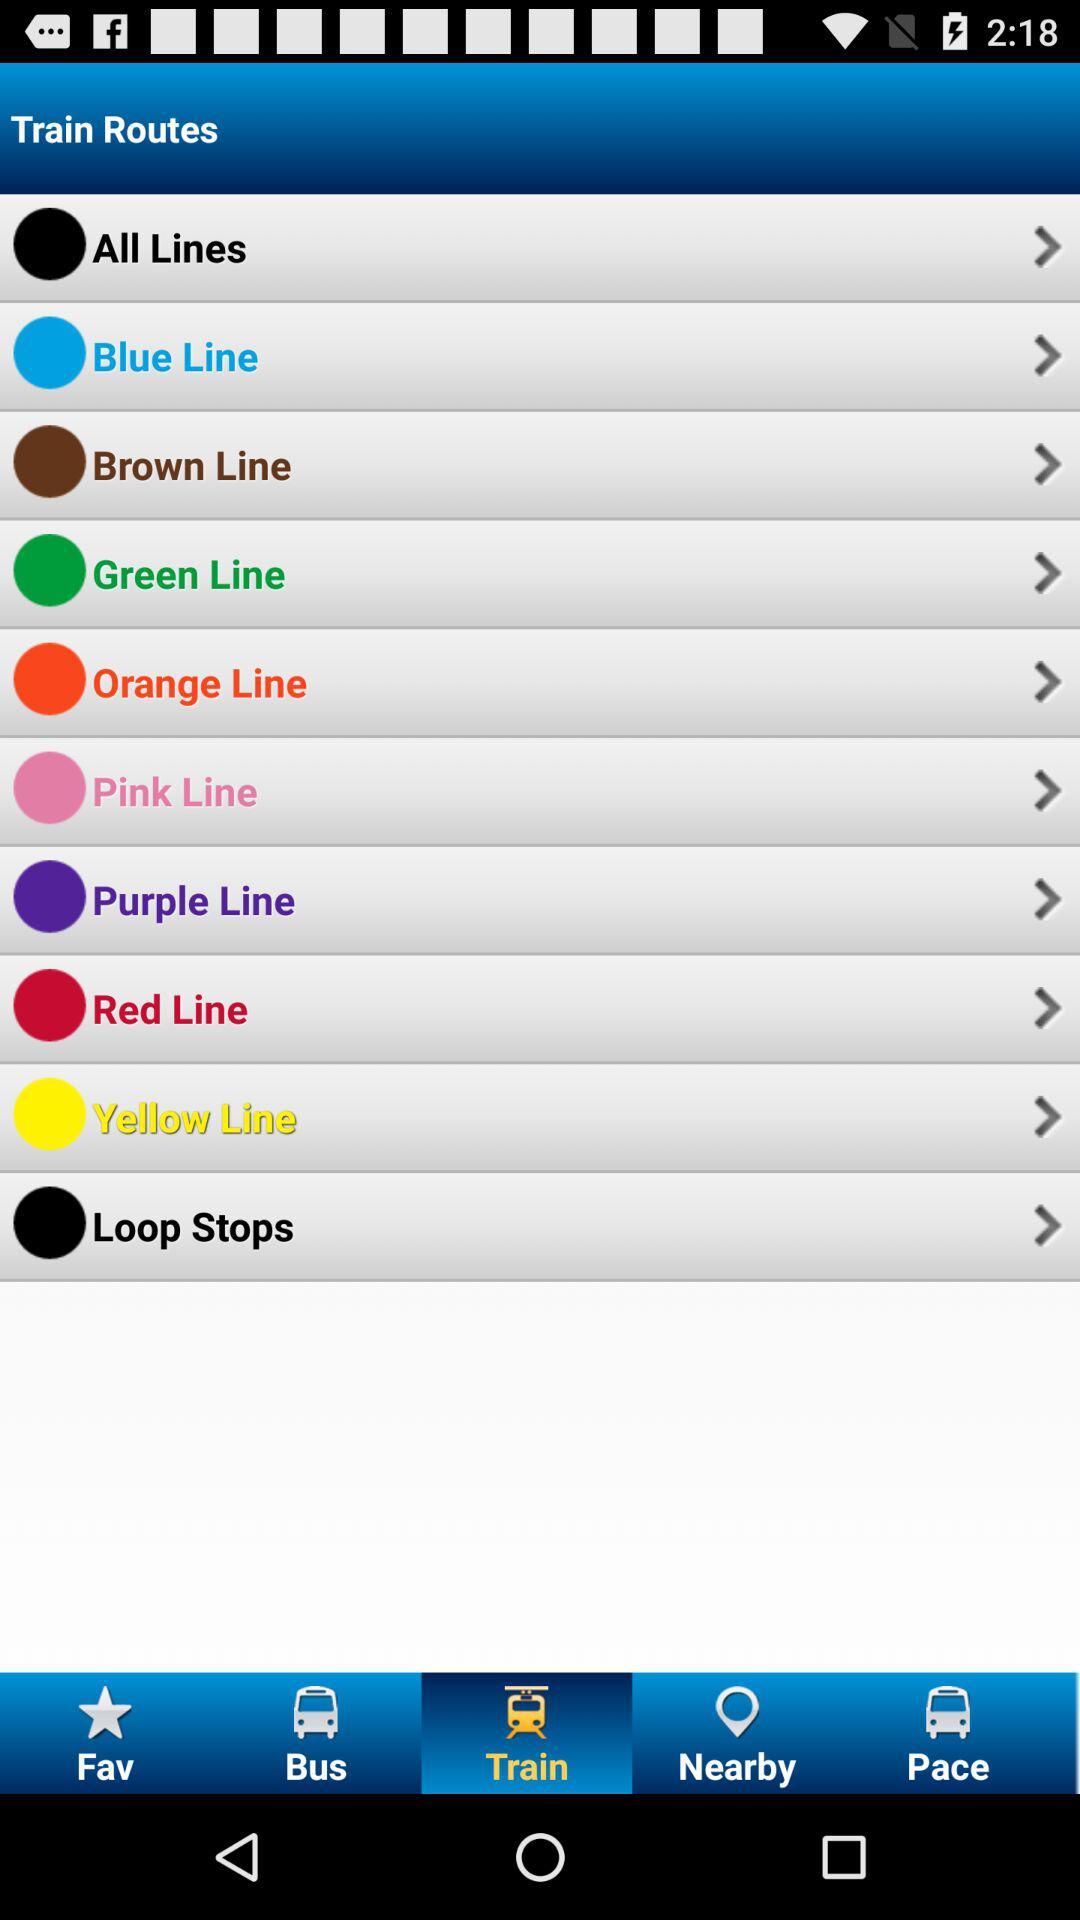  Describe the element at coordinates (168, 246) in the screenshot. I see `the icon below the train routes app` at that location.